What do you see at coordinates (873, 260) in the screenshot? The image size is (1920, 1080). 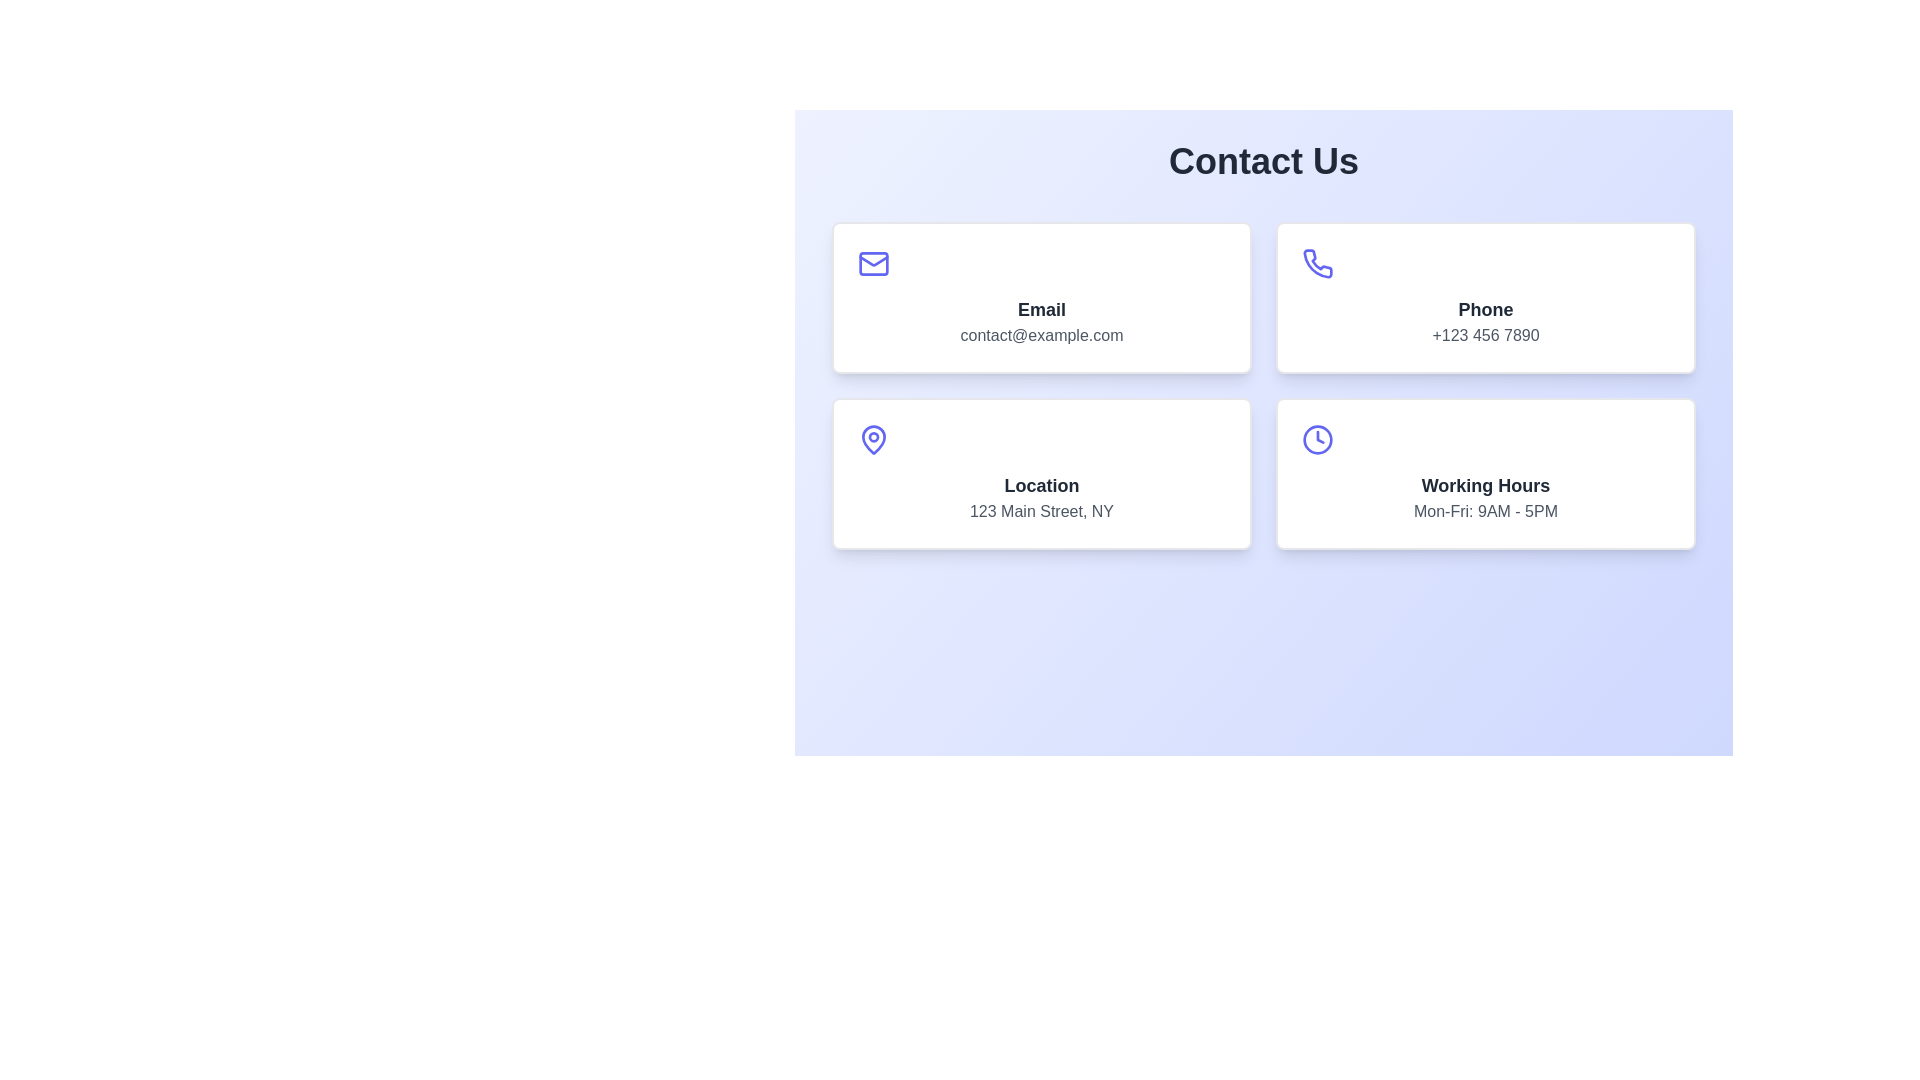 I see `the stylized V-shaped line of the envelope icon located in the top-left quadrant of the email information card to trigger a tooltip or visual feedback` at bounding box center [873, 260].